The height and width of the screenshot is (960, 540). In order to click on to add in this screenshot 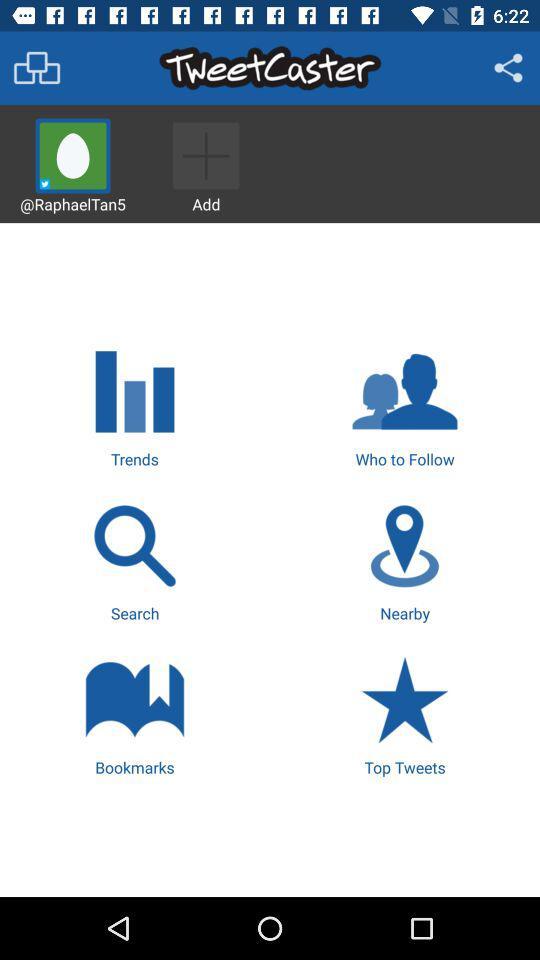, I will do `click(205, 162)`.